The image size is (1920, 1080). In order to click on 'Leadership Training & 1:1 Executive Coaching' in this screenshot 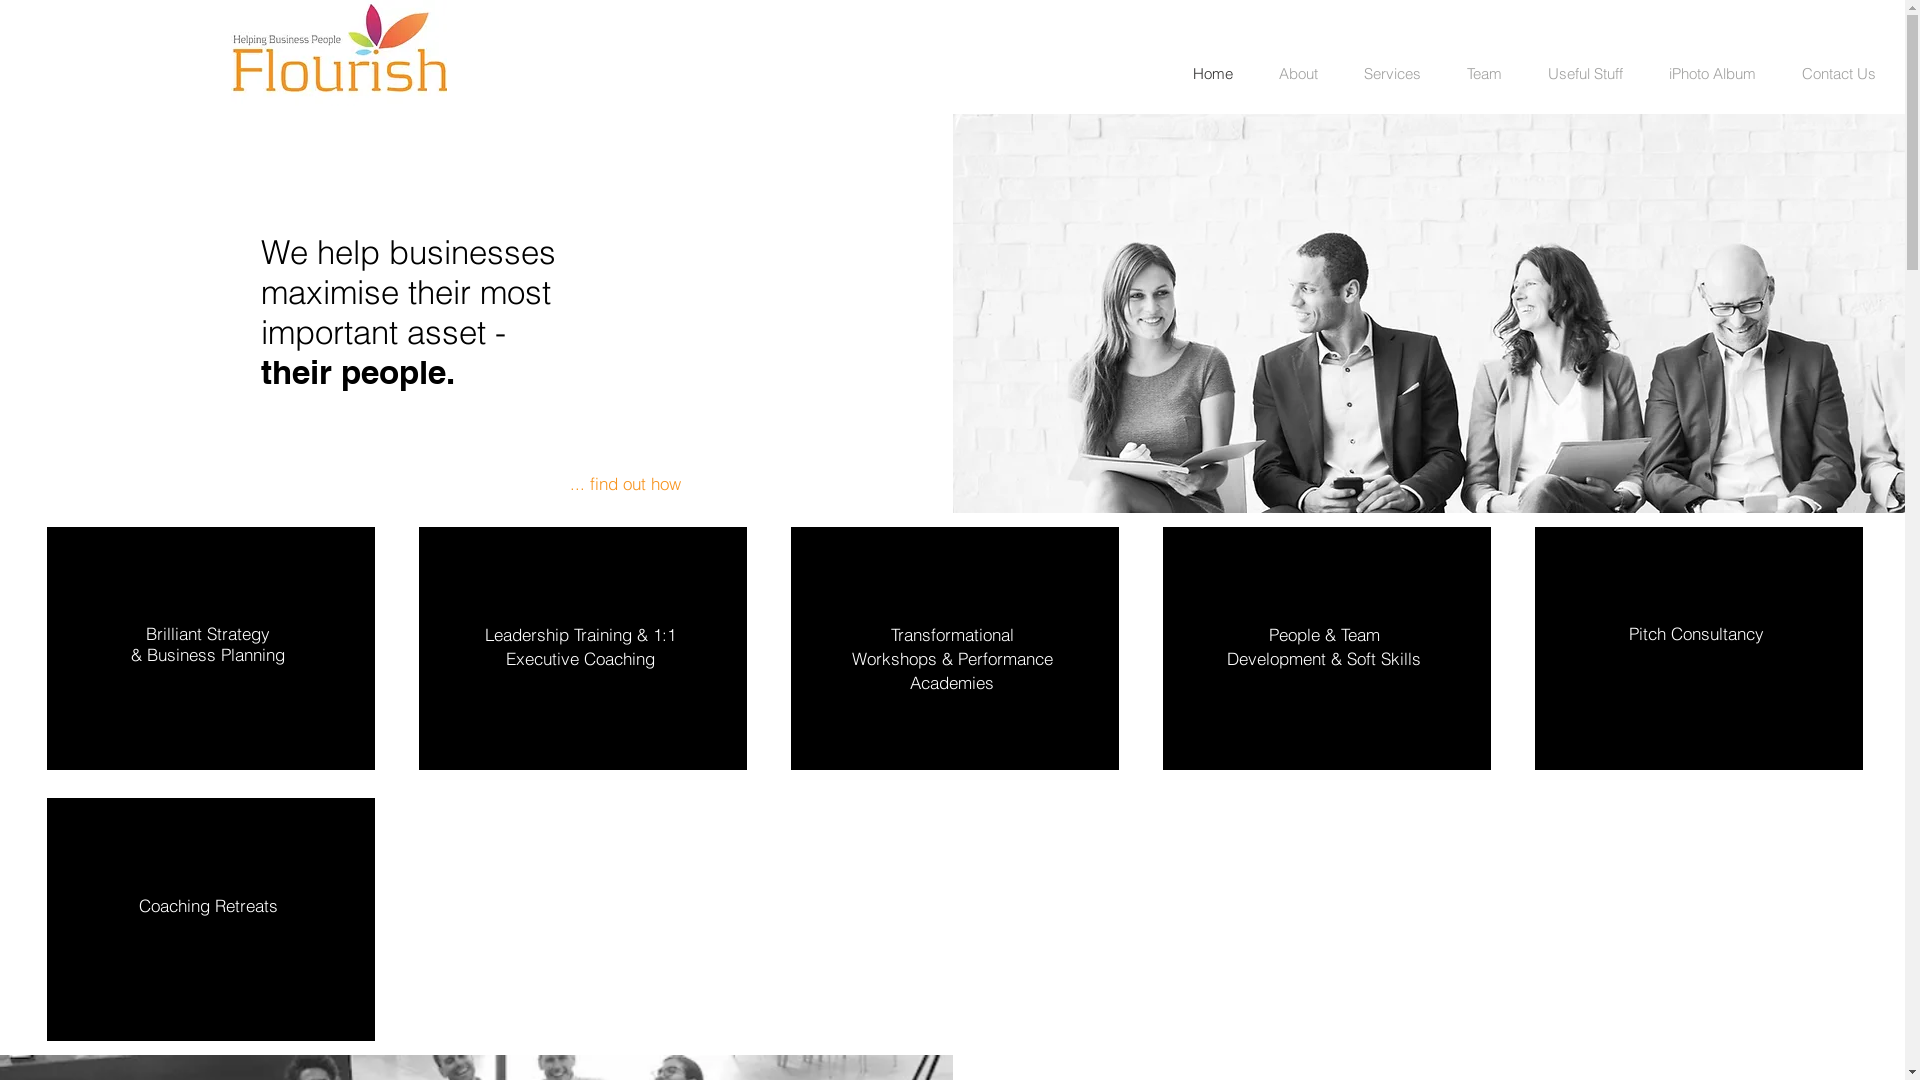, I will do `click(578, 646)`.